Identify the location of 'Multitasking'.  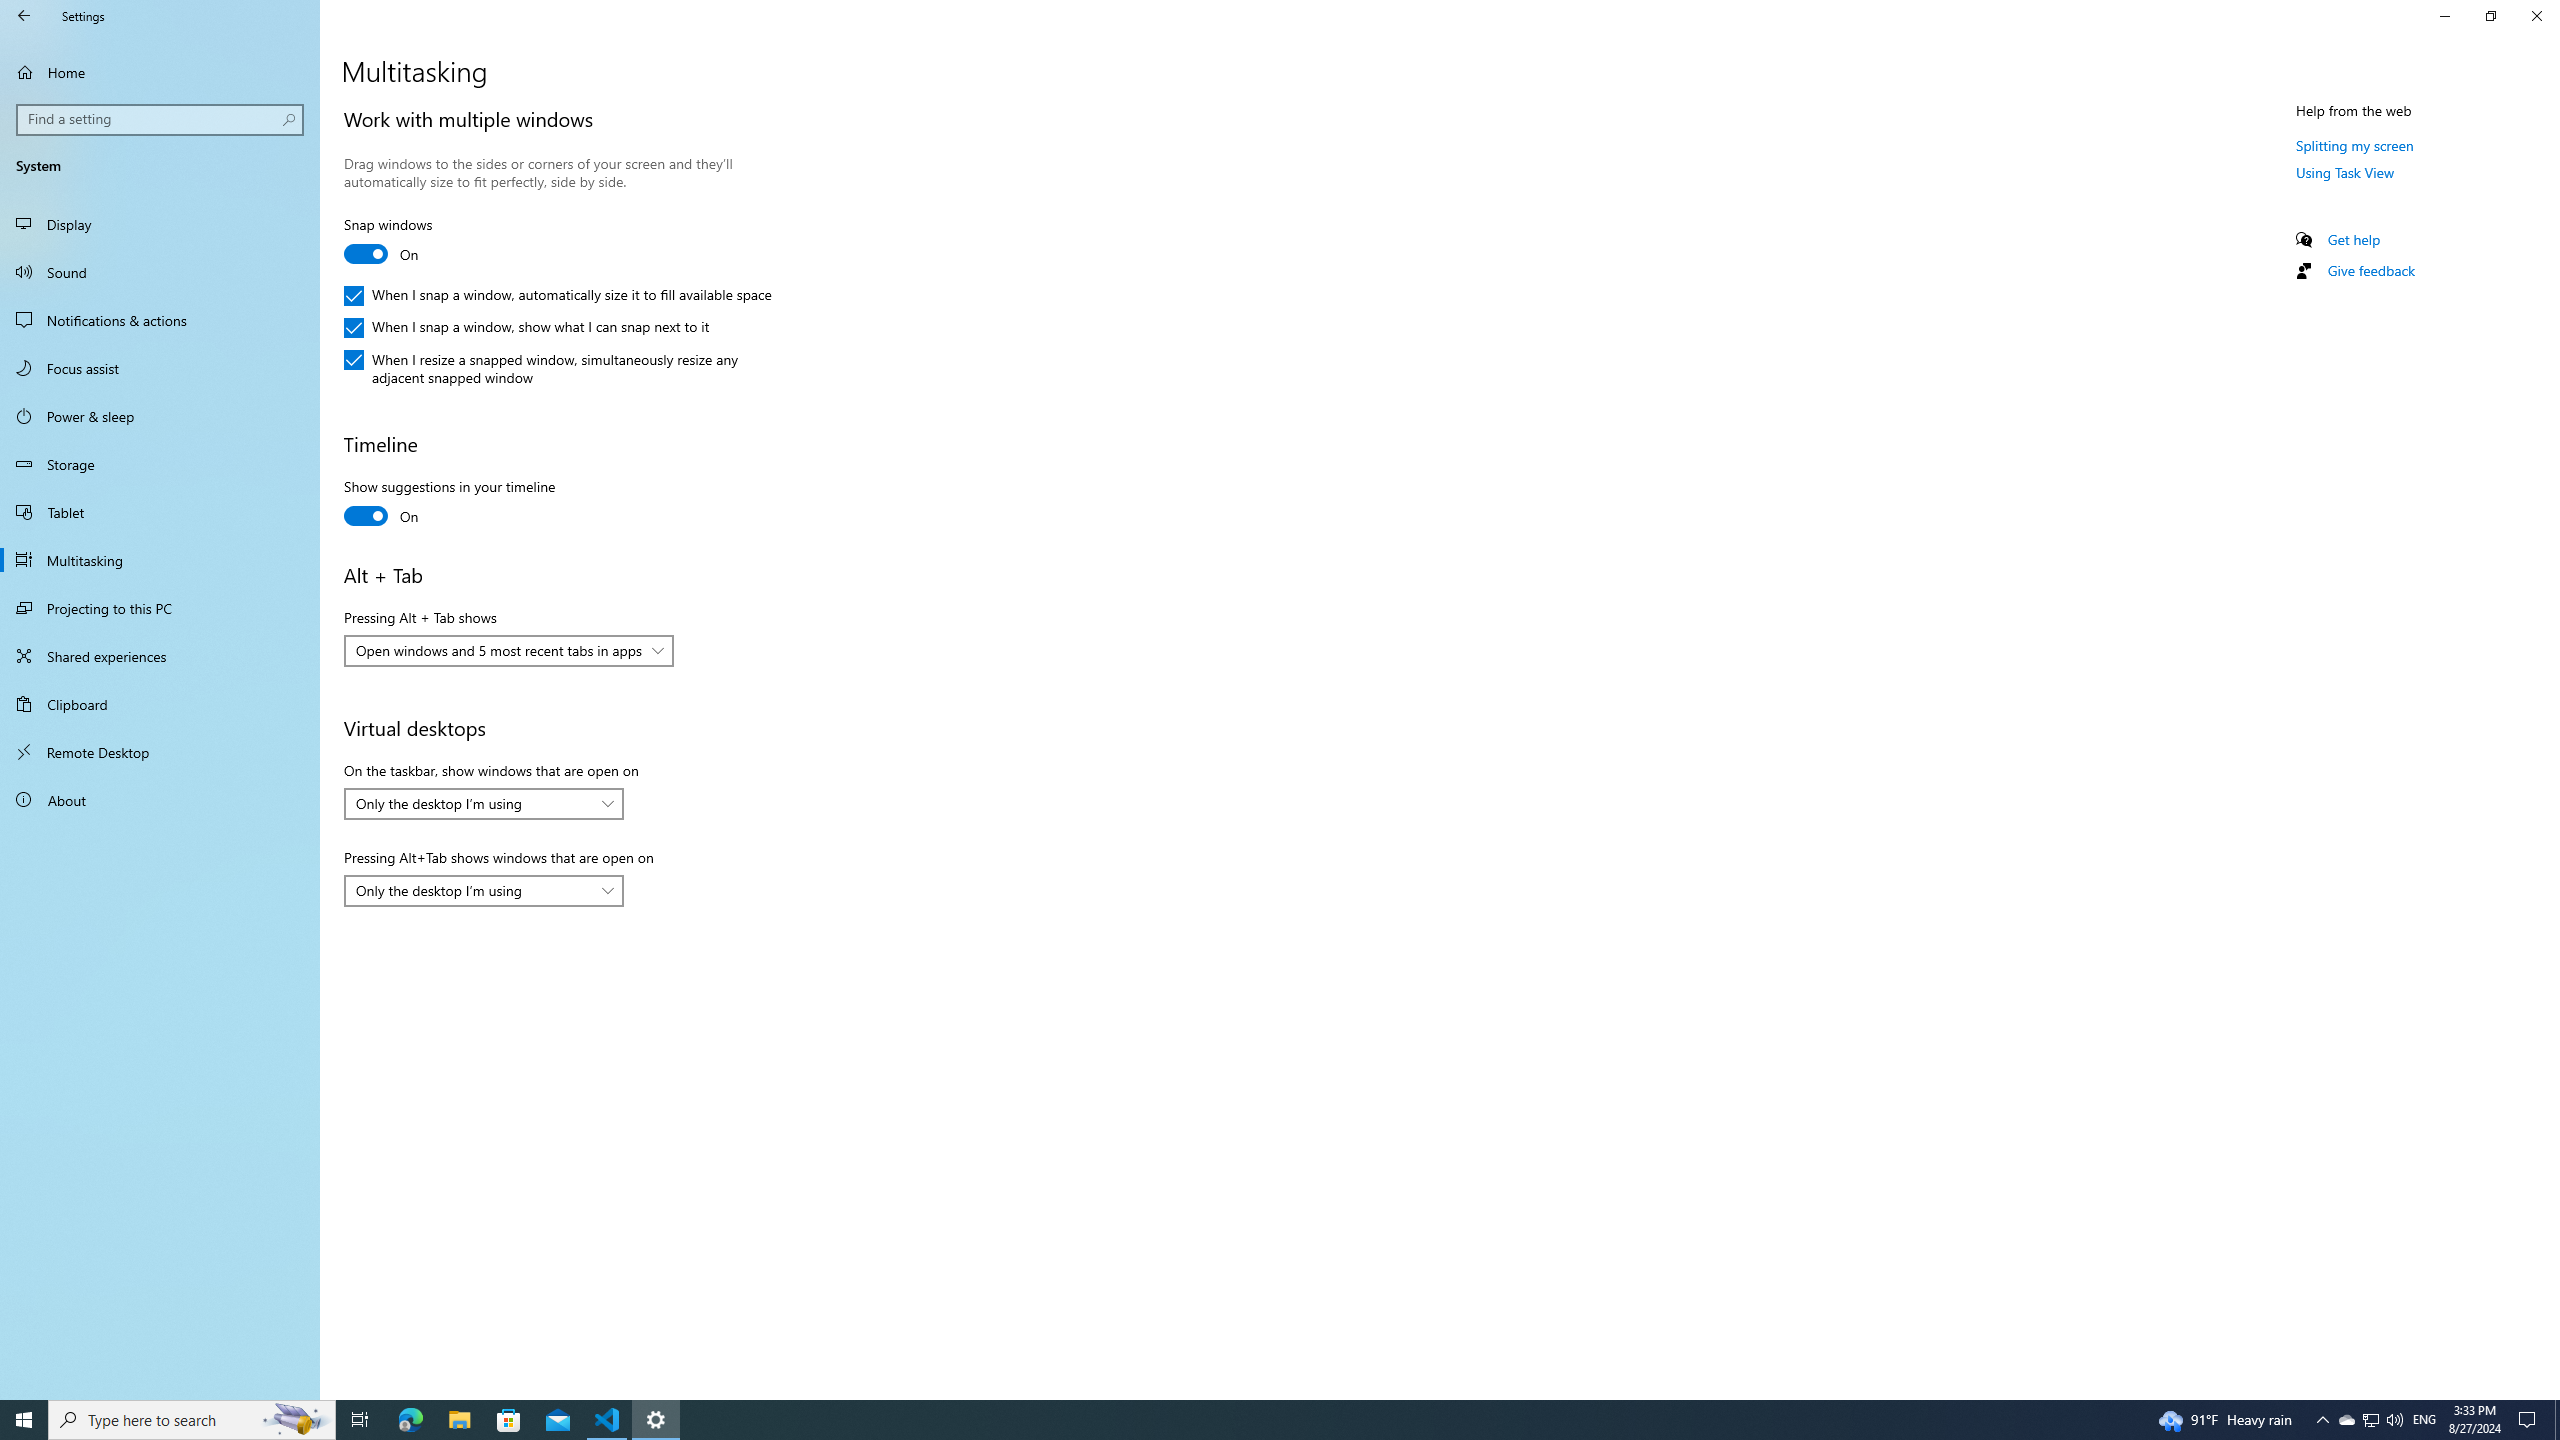
(159, 559).